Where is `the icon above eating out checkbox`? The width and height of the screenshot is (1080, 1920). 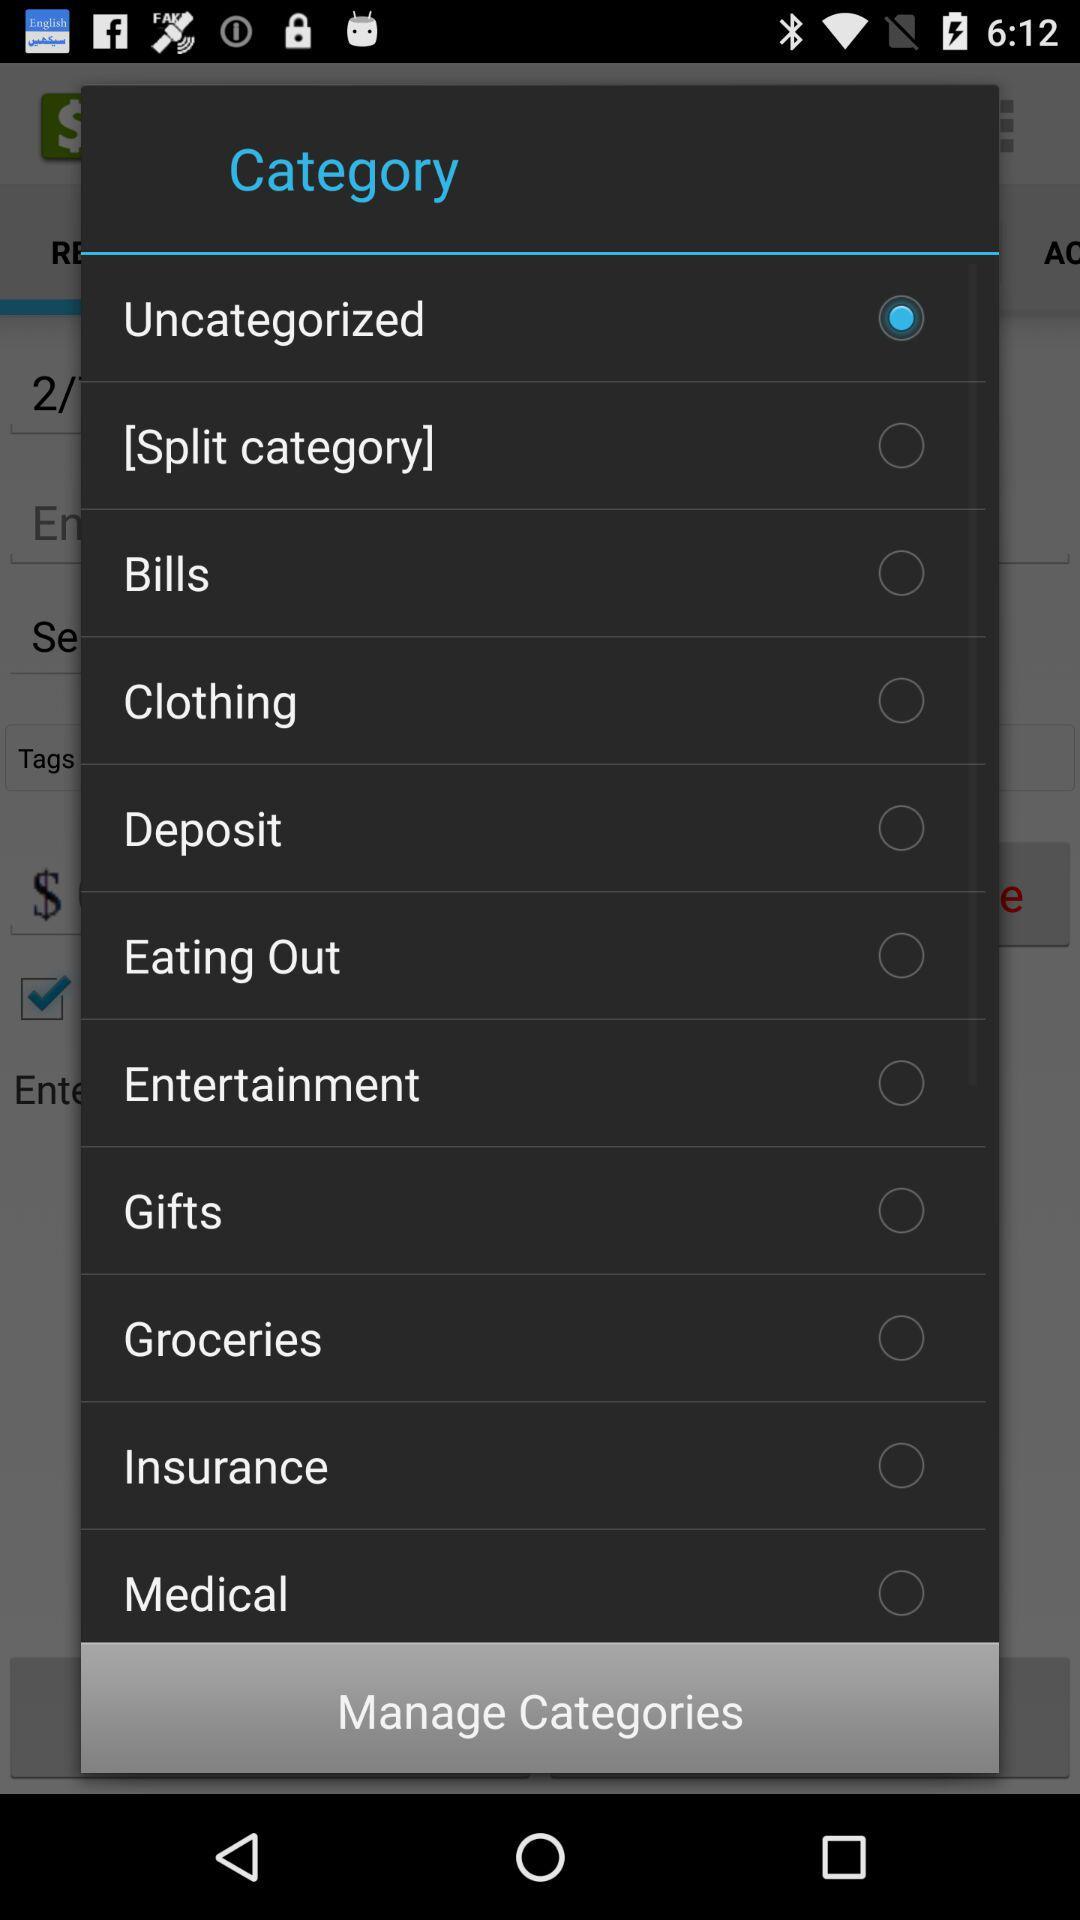 the icon above eating out checkbox is located at coordinates (532, 828).